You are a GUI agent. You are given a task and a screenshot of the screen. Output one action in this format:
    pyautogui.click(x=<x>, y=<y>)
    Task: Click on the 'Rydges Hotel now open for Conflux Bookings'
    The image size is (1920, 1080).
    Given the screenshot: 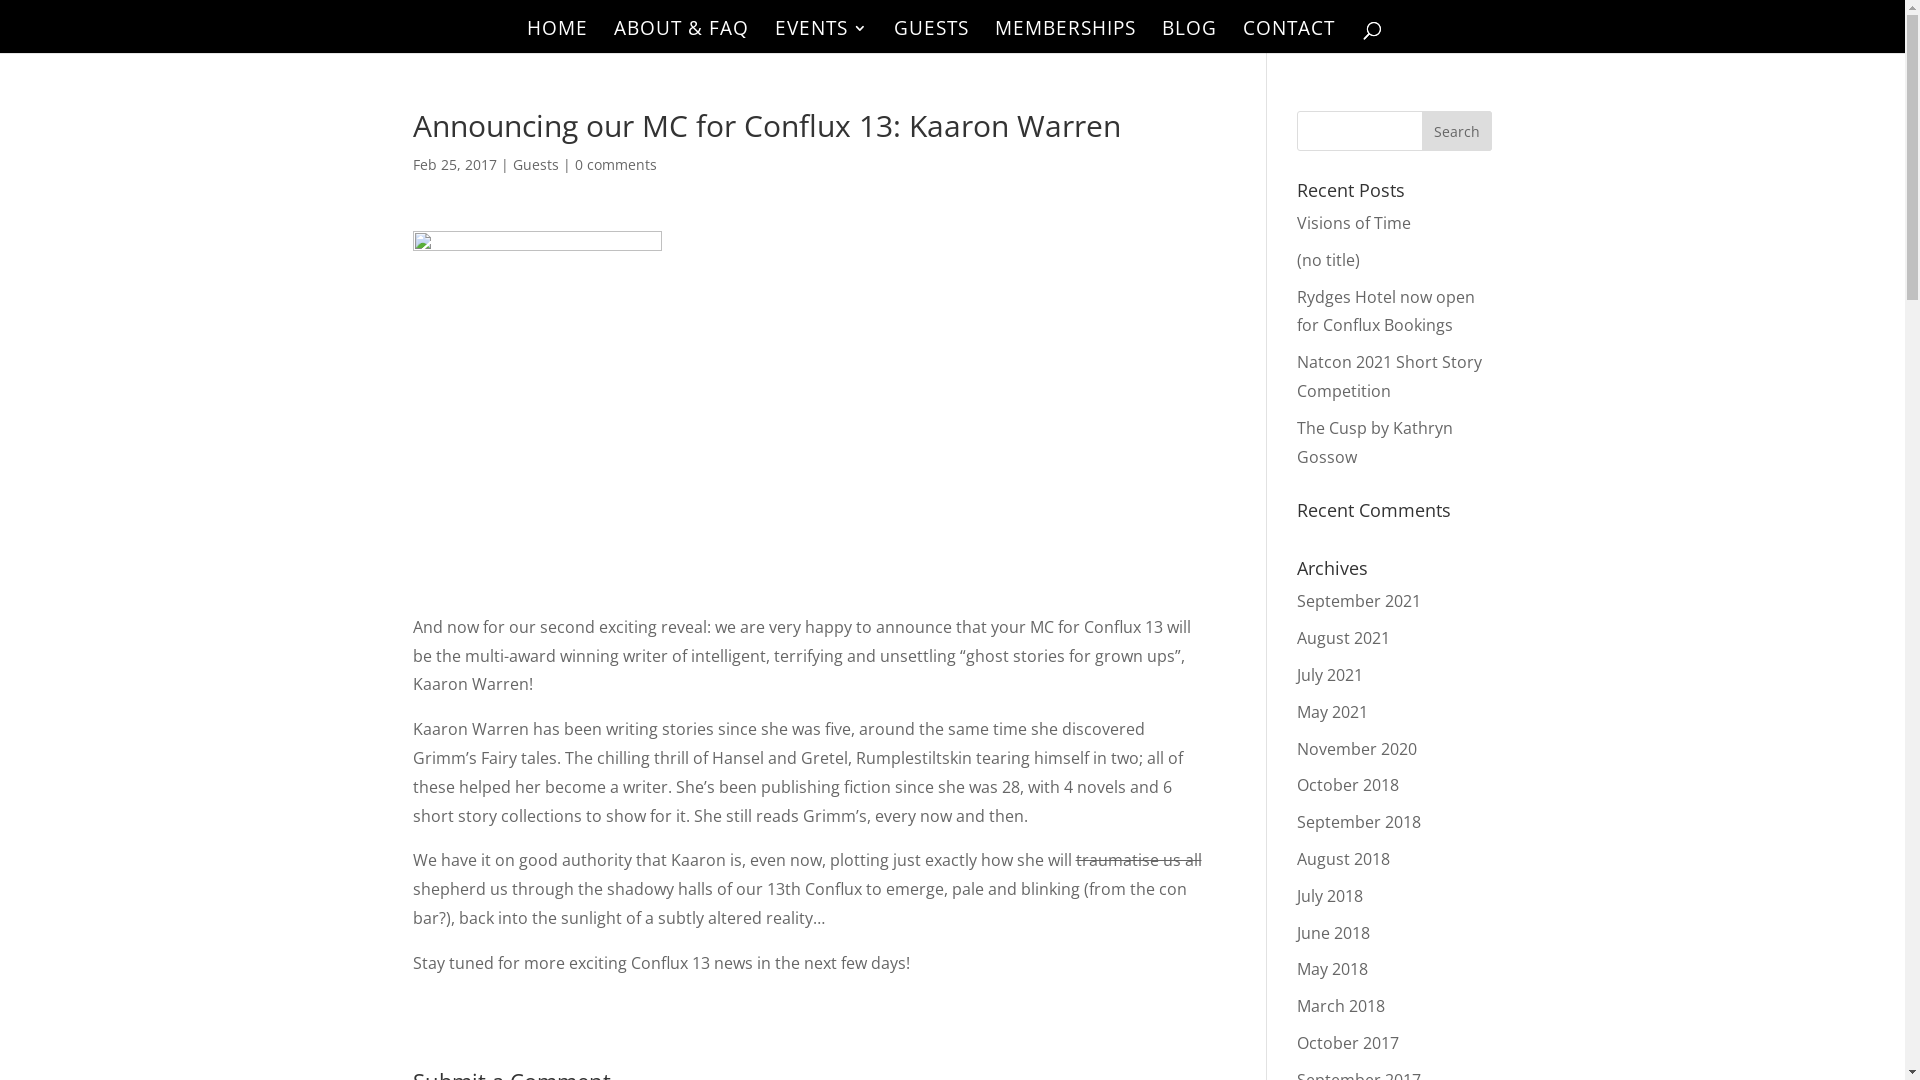 What is the action you would take?
    pyautogui.click(x=1385, y=311)
    